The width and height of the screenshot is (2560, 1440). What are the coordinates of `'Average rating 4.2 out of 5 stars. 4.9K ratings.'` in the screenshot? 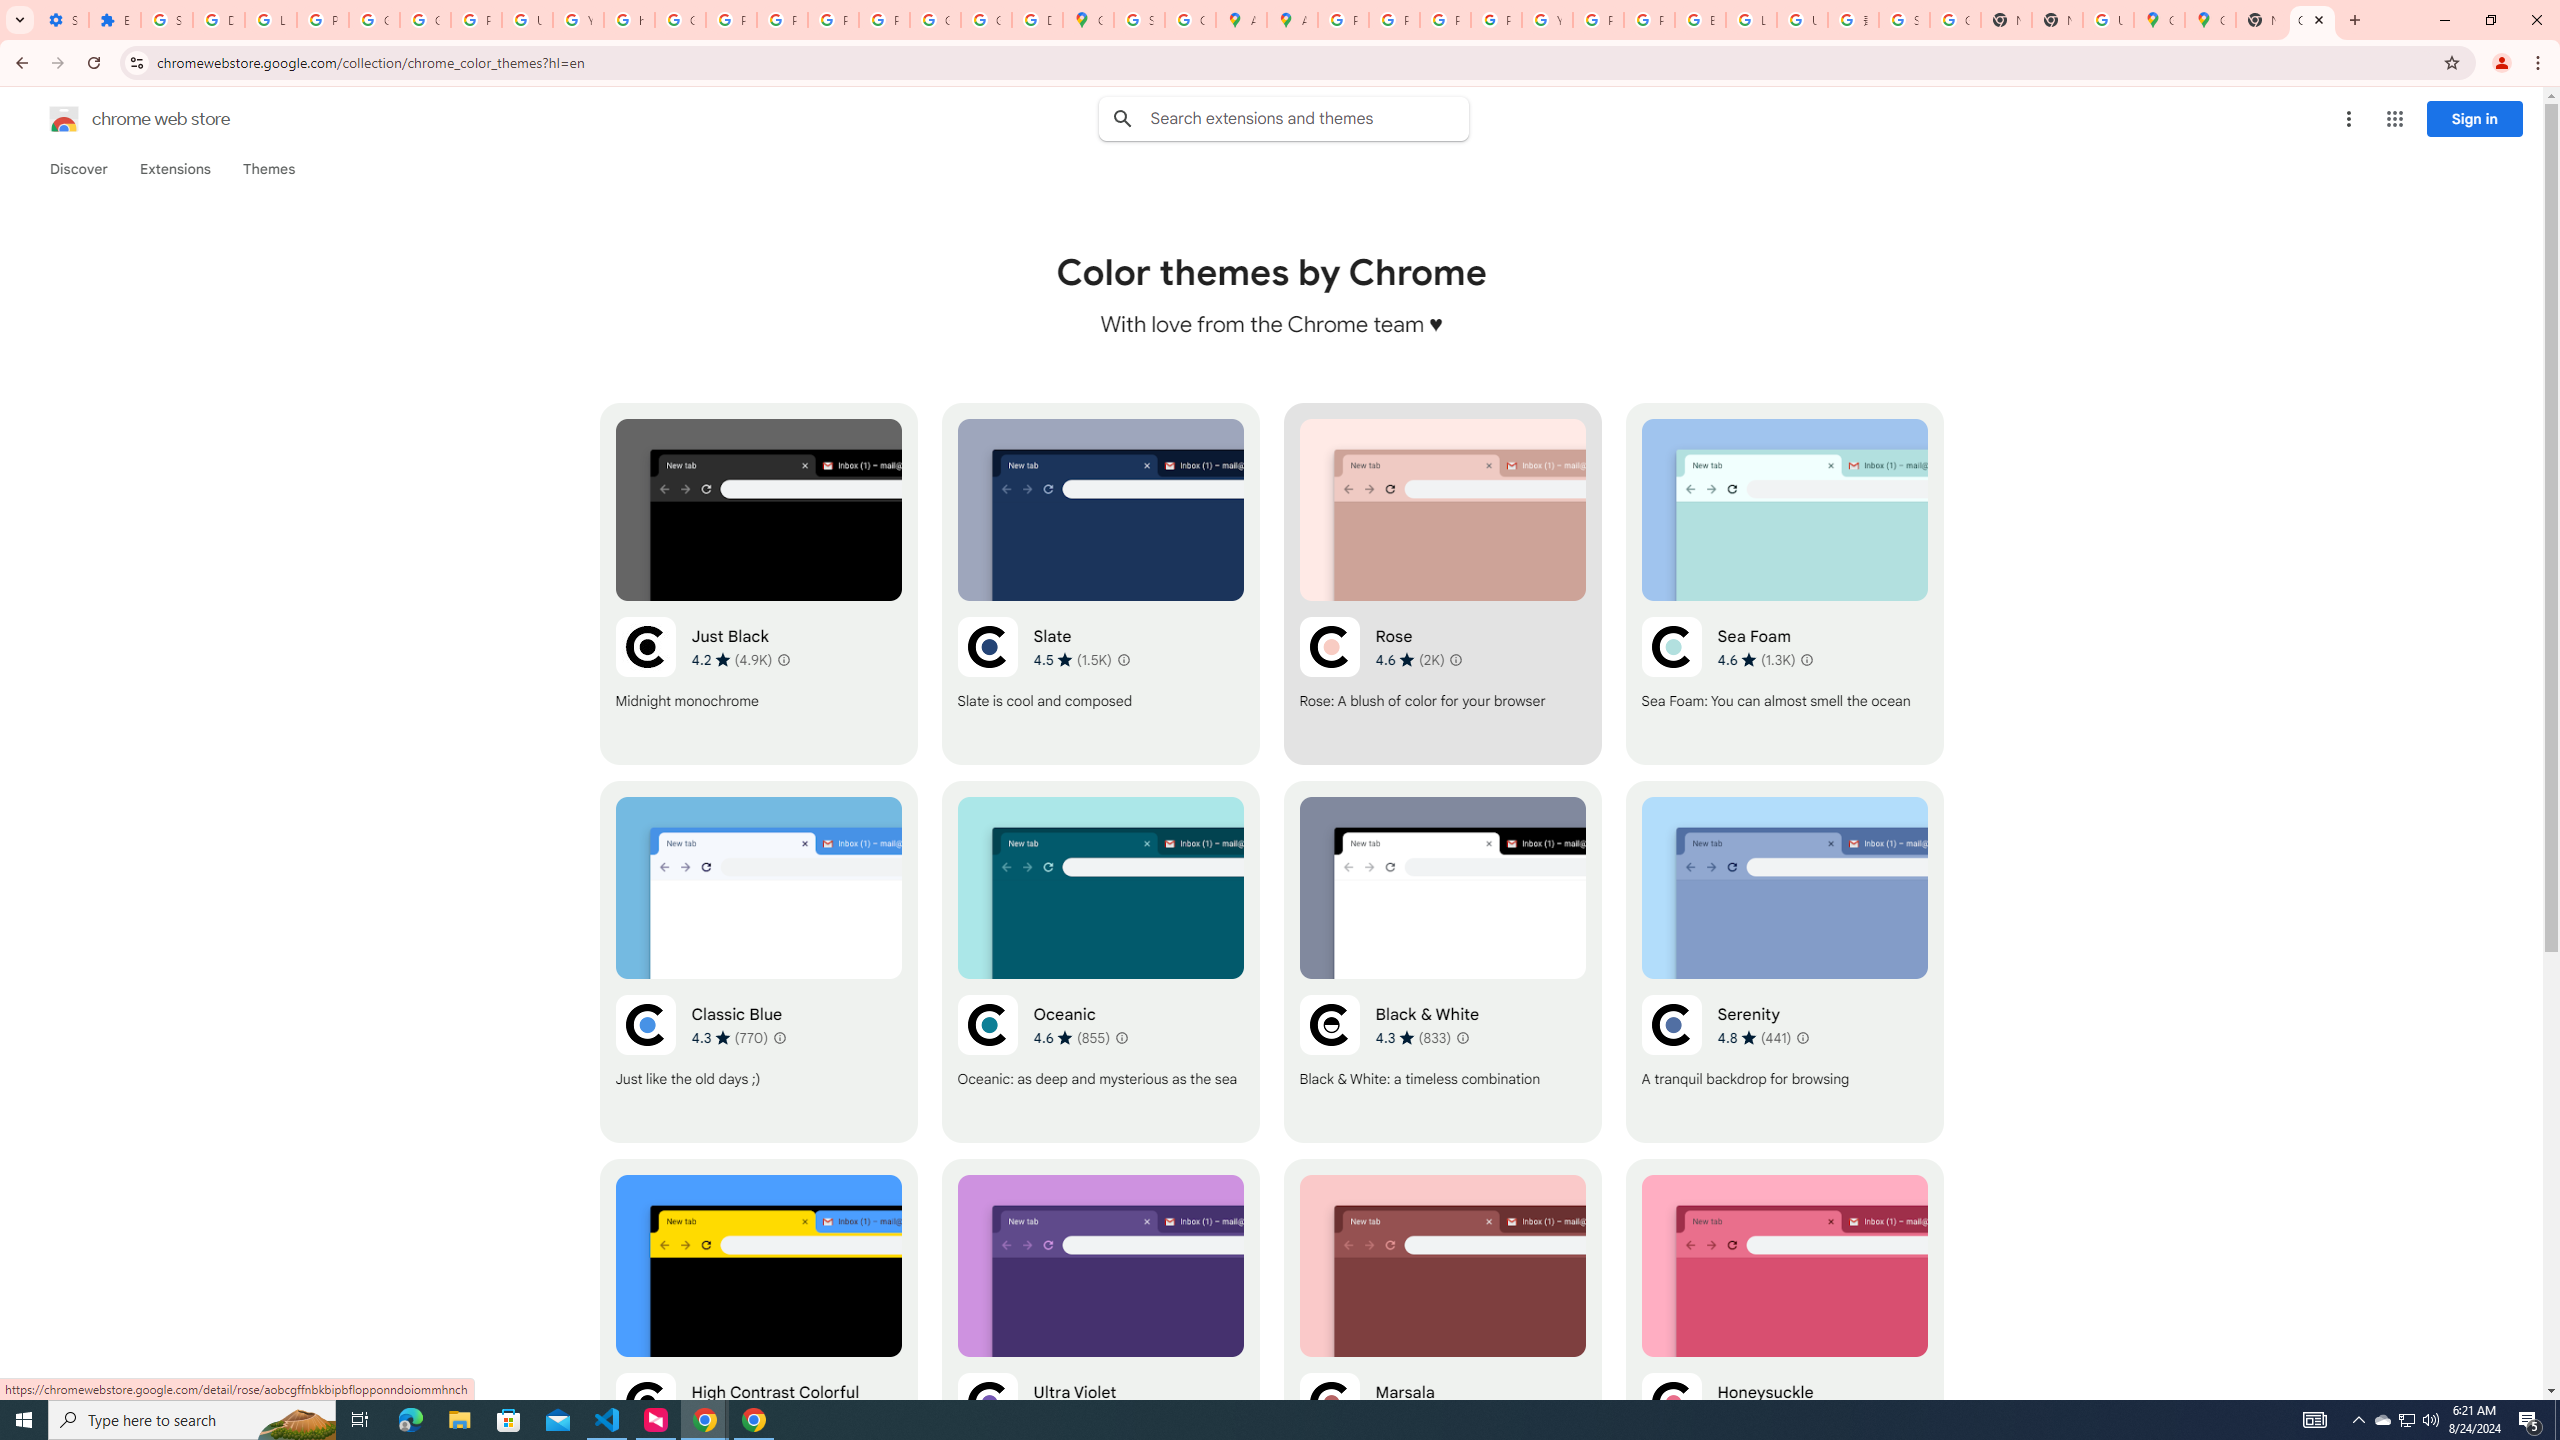 It's located at (731, 659).